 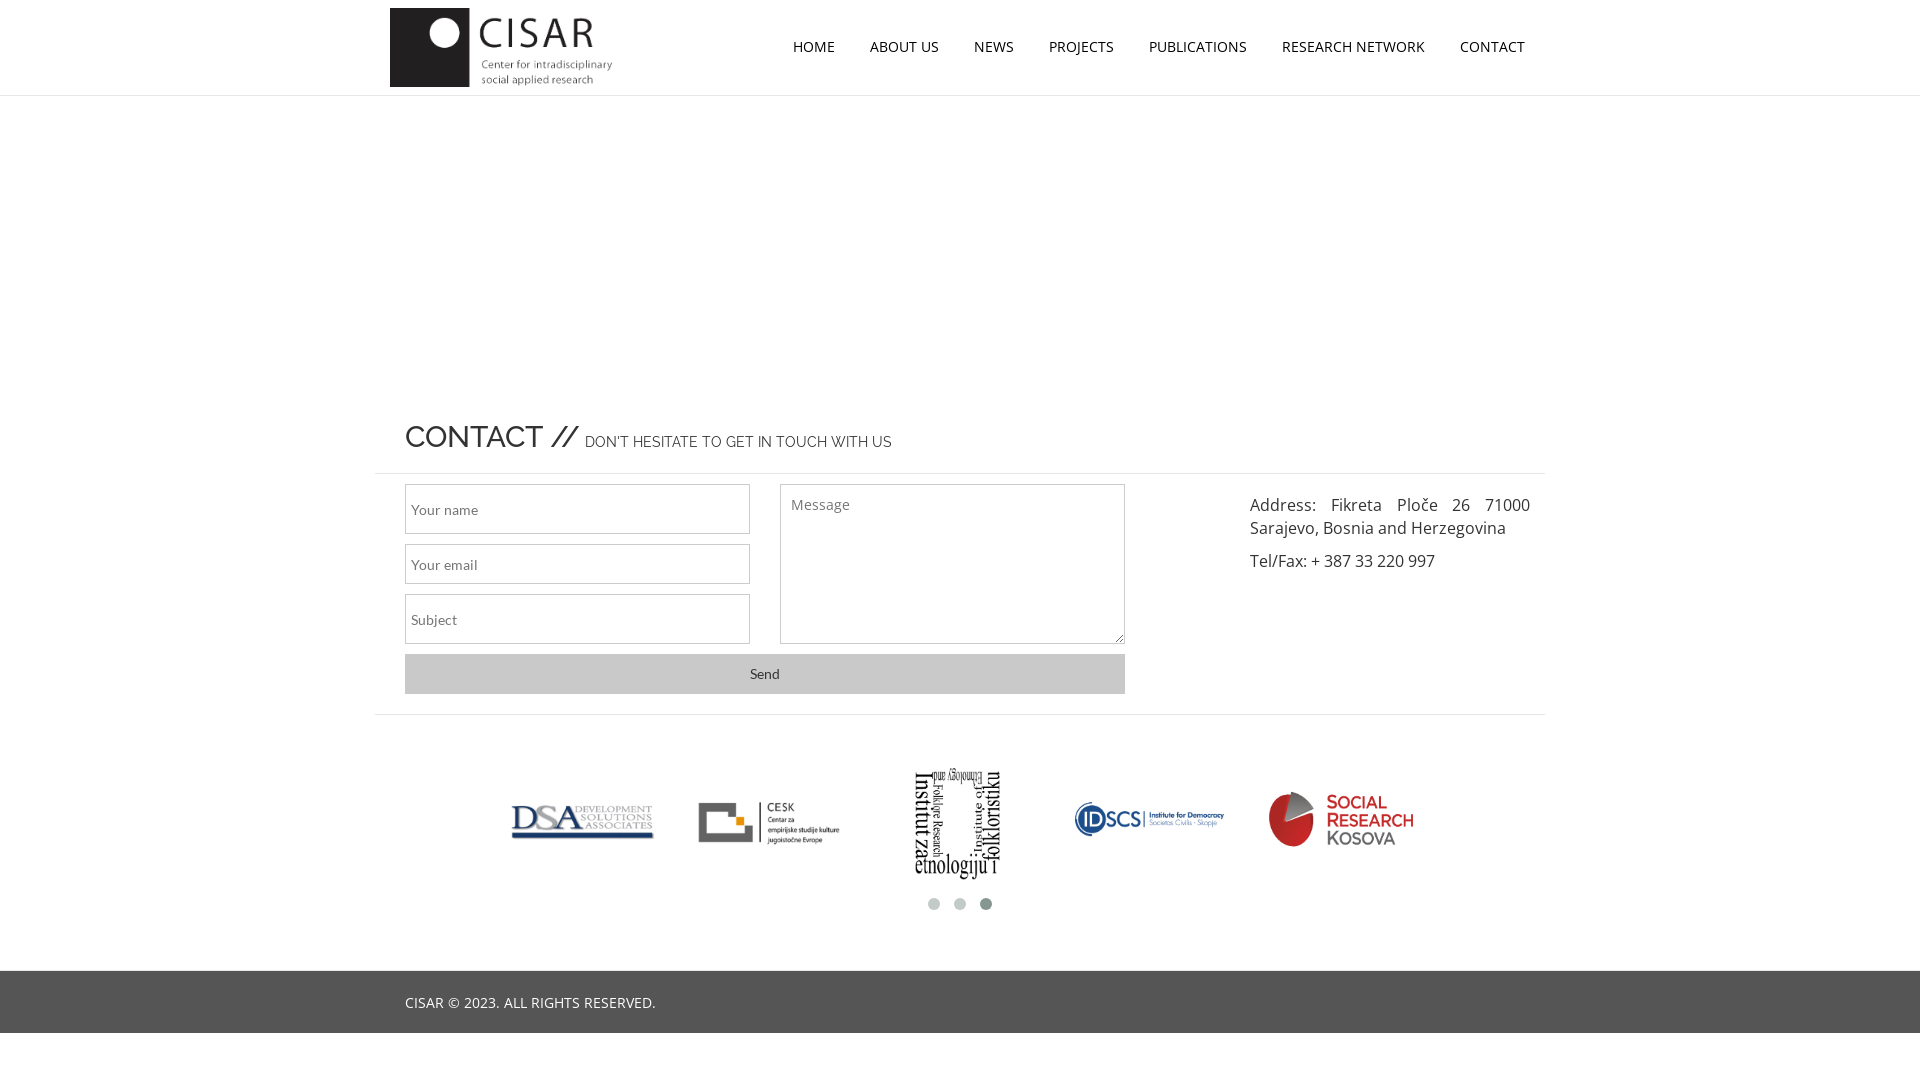 I want to click on 'PUBLICATIONS', so click(x=1198, y=45).